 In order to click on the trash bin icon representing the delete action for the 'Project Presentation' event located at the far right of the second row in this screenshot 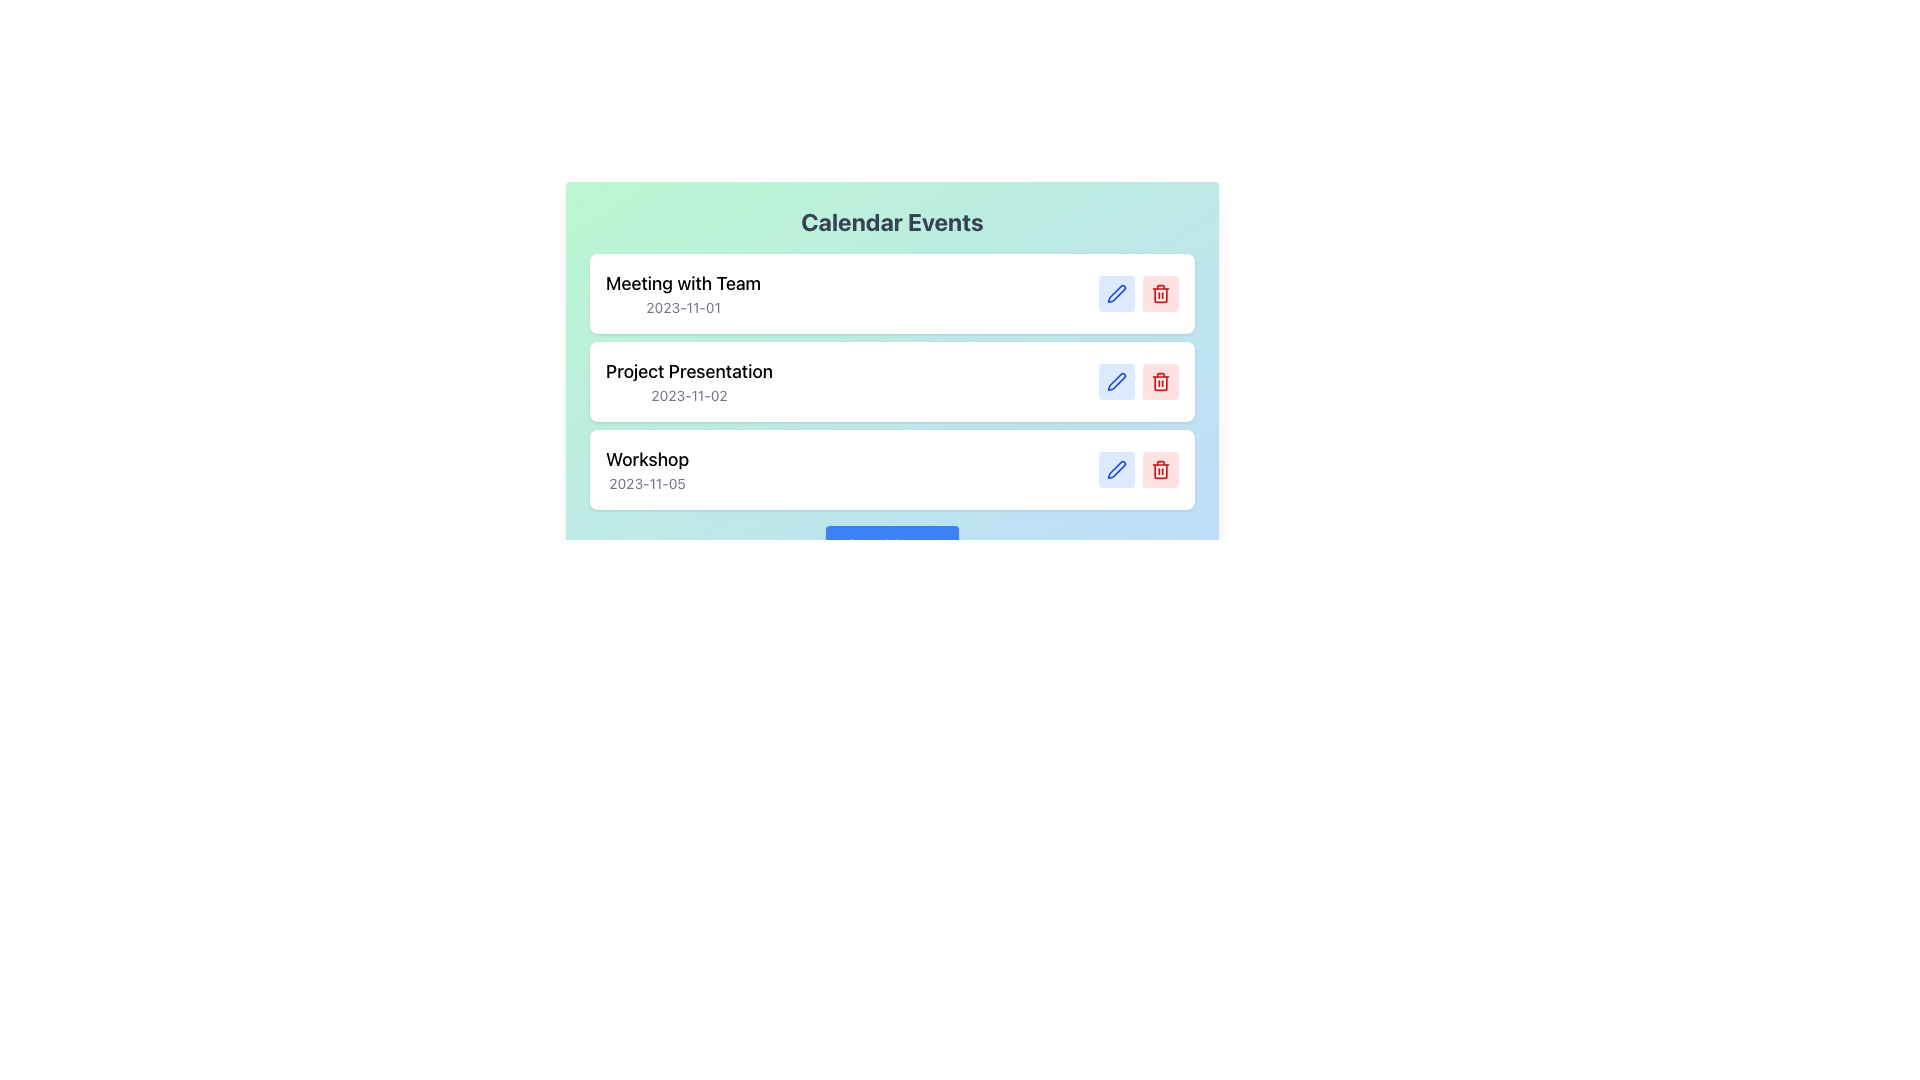, I will do `click(1161, 382)`.